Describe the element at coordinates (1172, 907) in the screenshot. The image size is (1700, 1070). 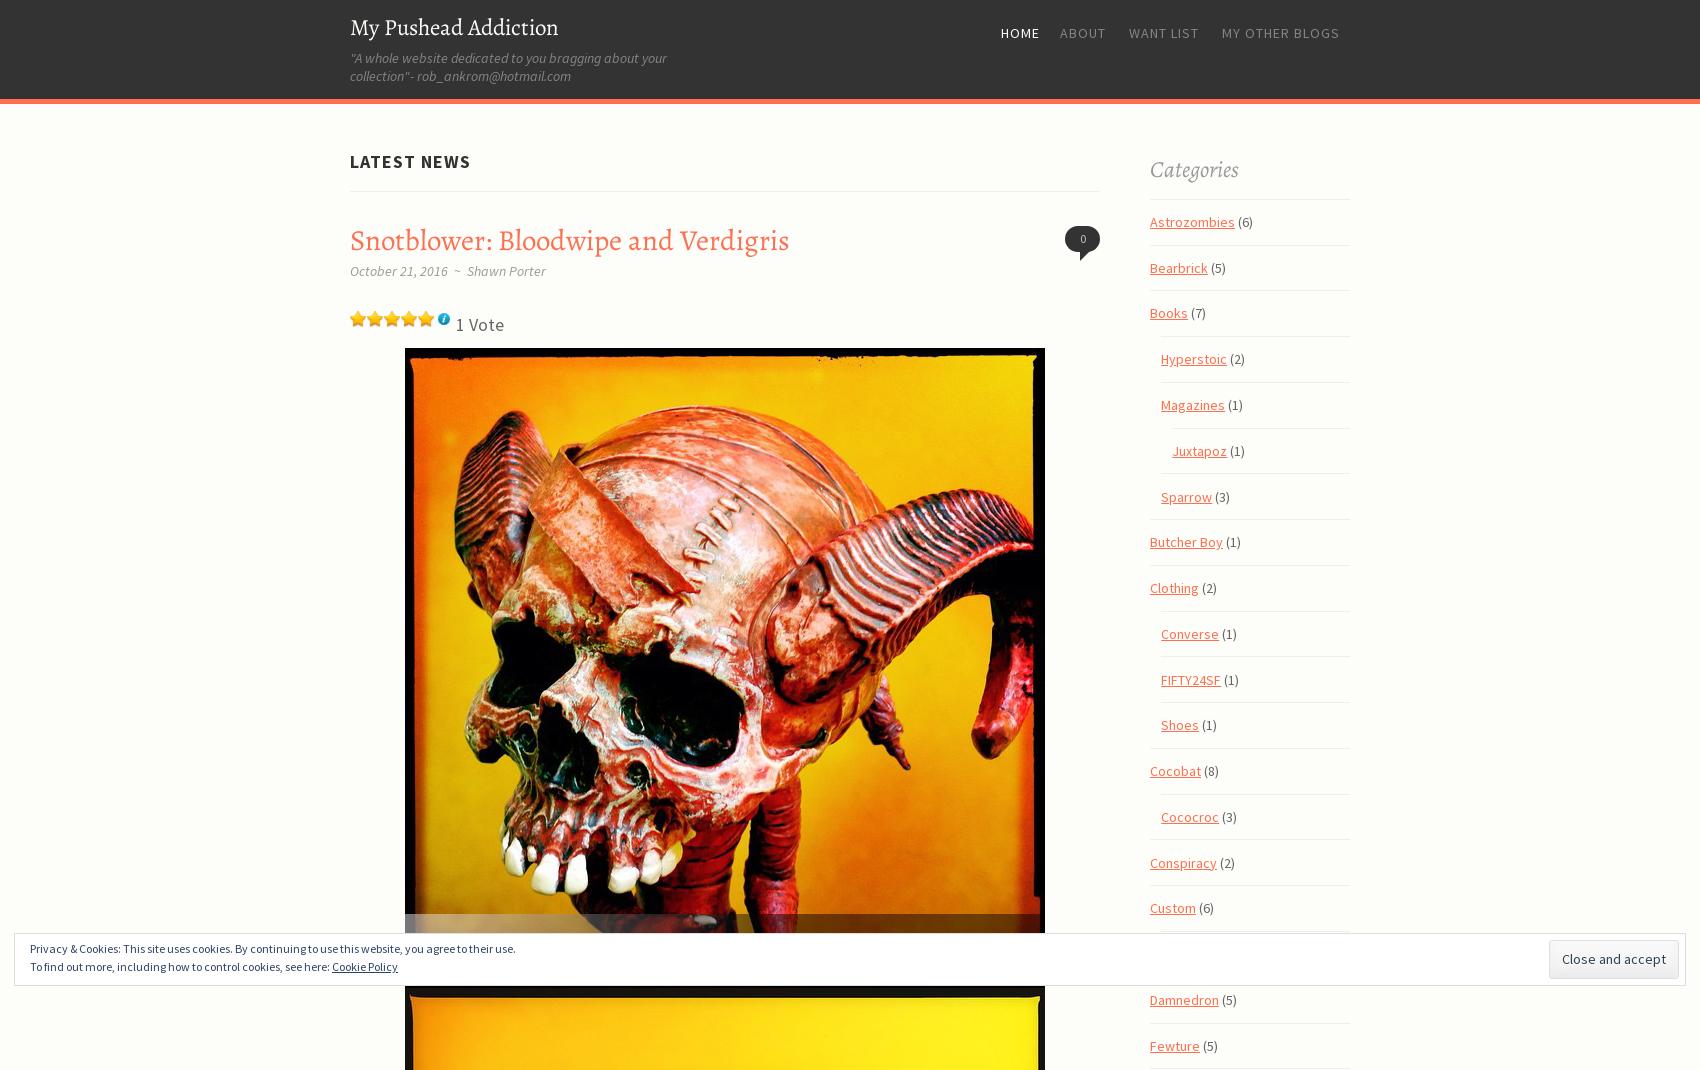
I see `'Custom'` at that location.